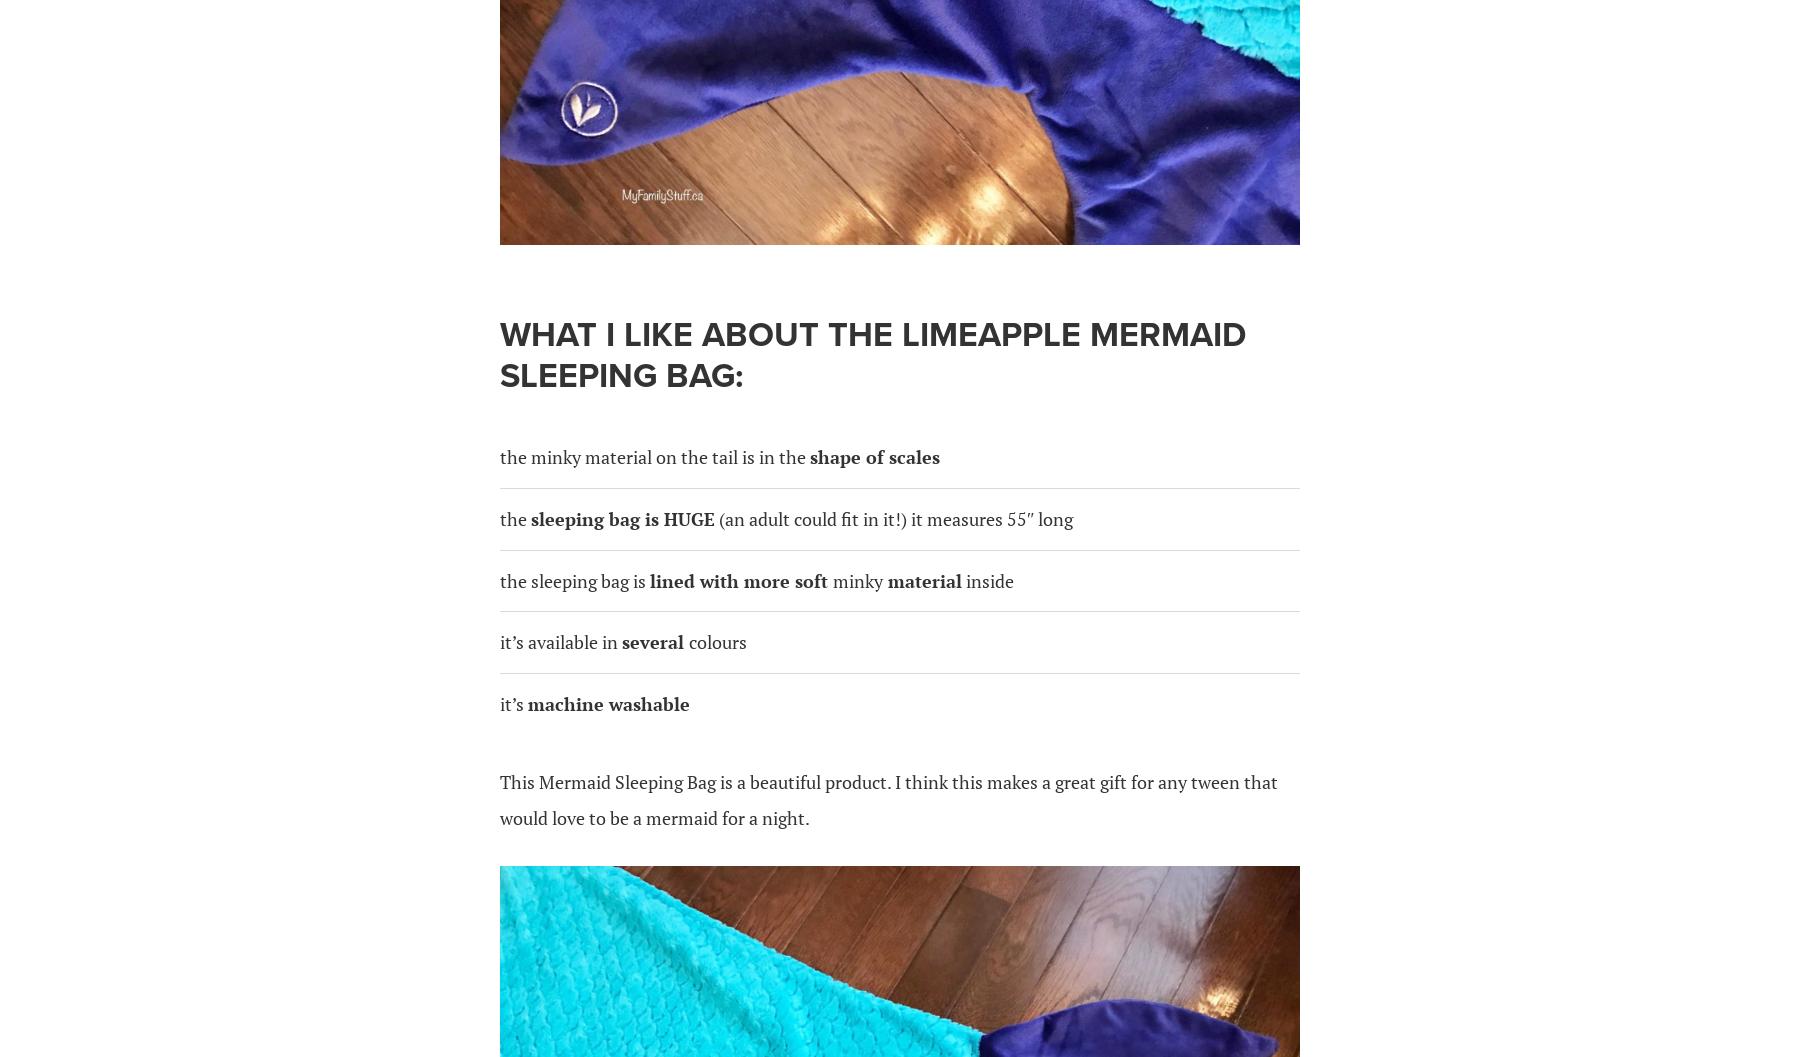 The image size is (1800, 1057). Describe the element at coordinates (889, 800) in the screenshot. I see `'This Mermaid Sleeping Bag is a beautiful product. I think this makes a great gift for any tween that would love to be a mermaid for a night.'` at that location.